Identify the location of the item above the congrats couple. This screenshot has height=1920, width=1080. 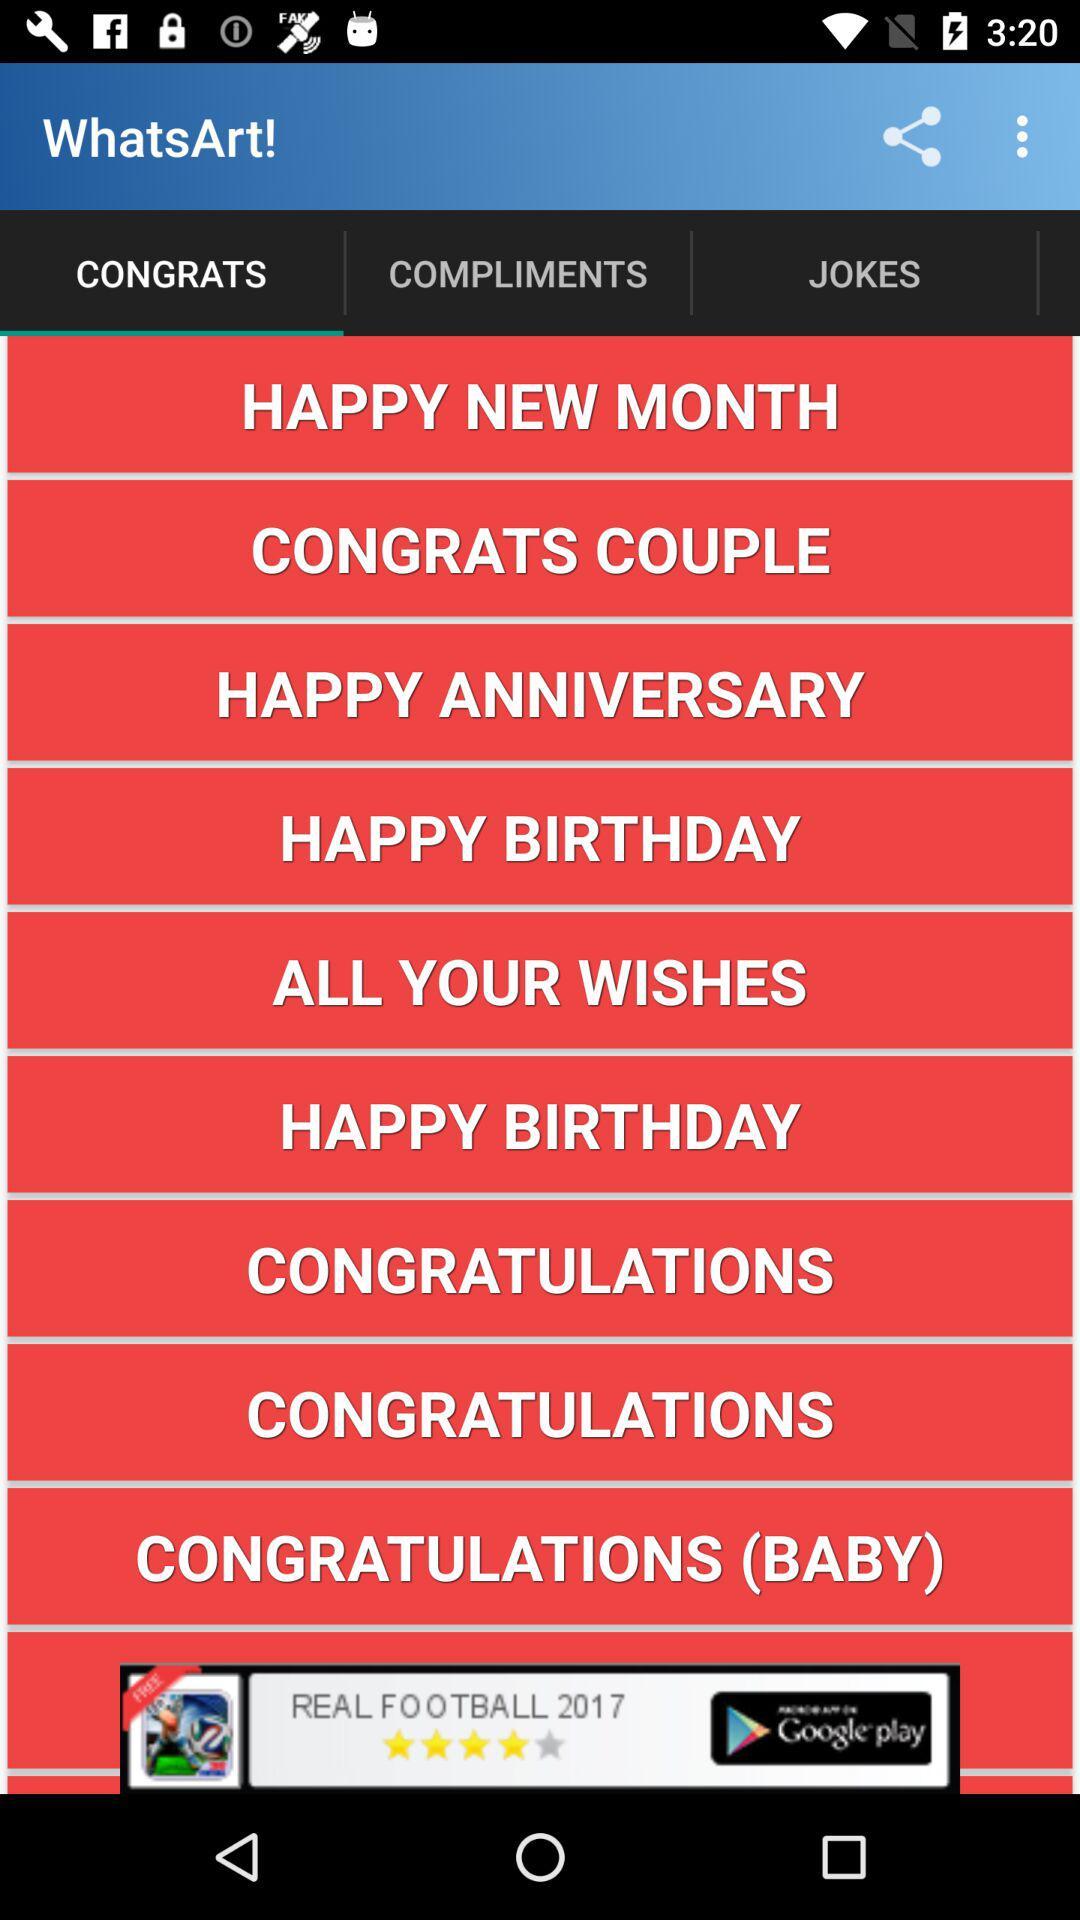
(540, 403).